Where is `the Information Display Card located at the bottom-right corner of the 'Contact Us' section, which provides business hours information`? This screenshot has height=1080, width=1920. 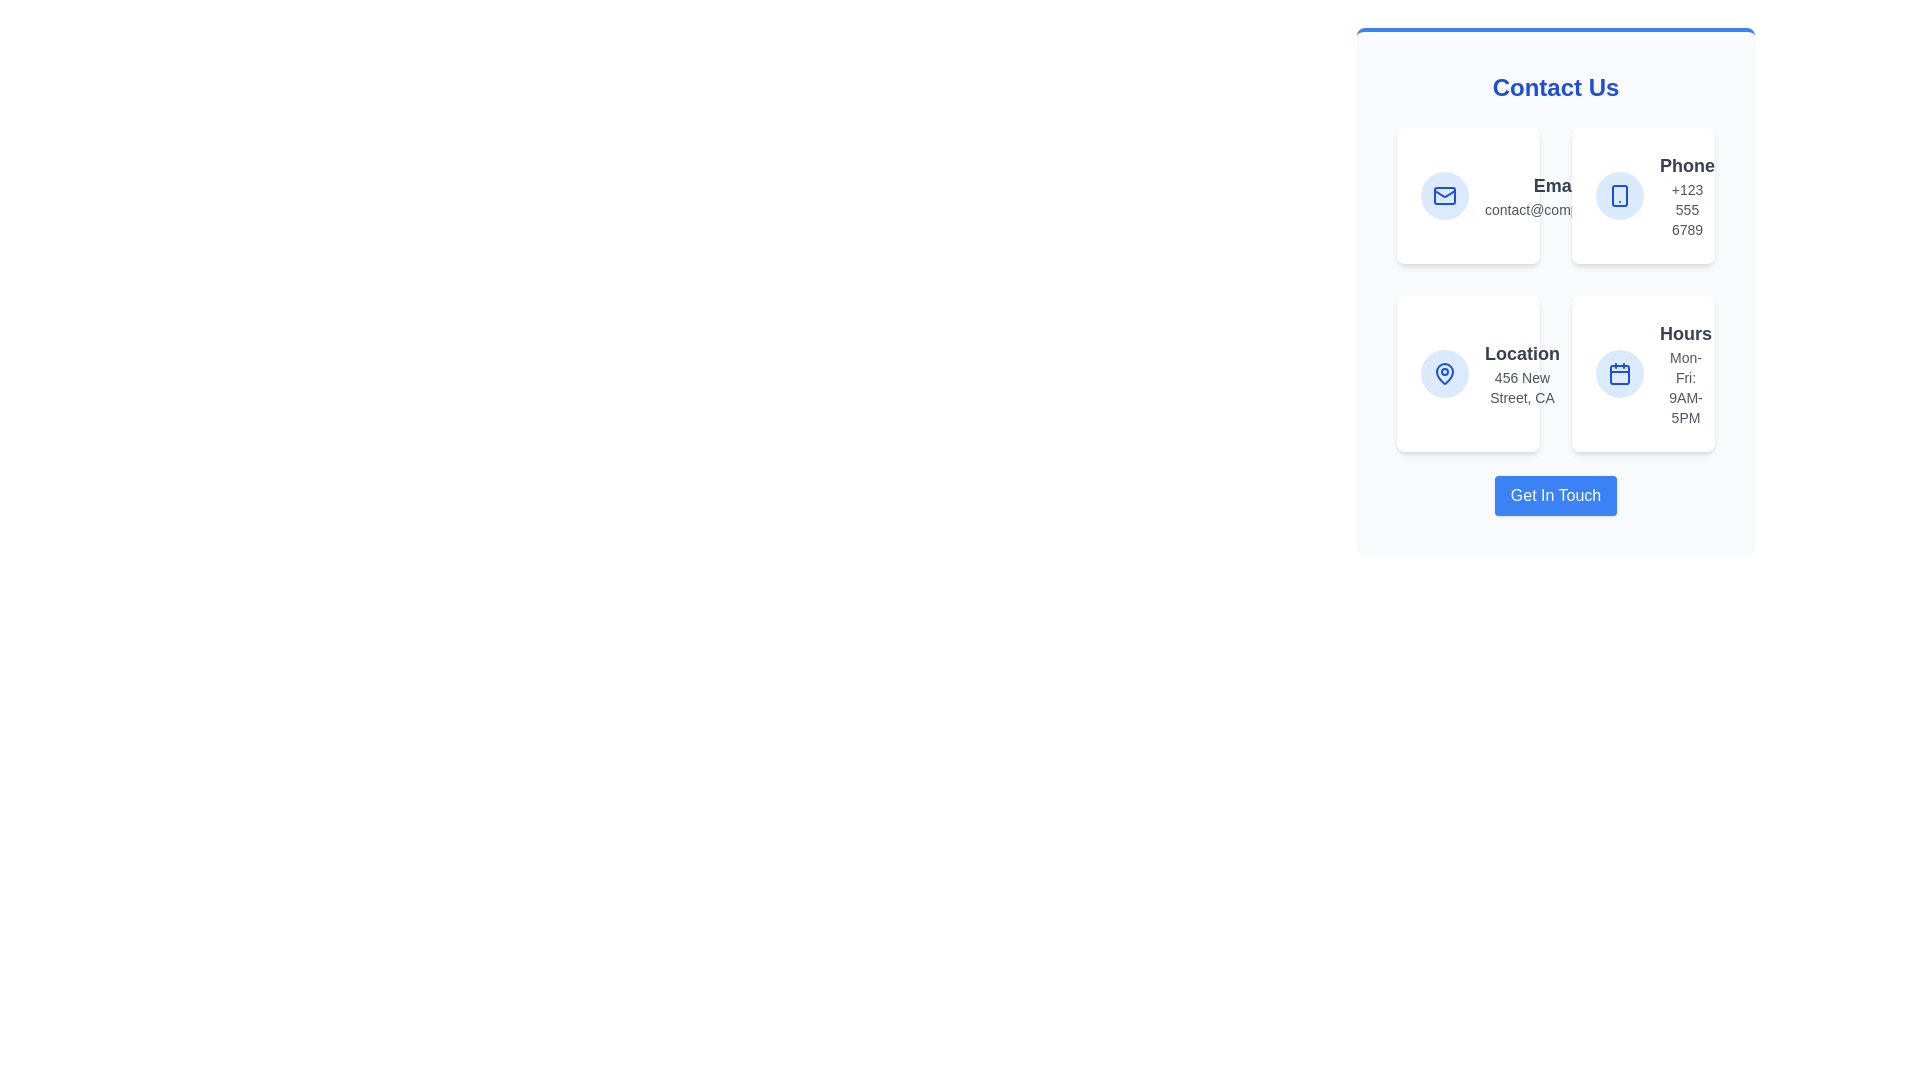
the Information Display Card located at the bottom-right corner of the 'Contact Us' section, which provides business hours information is located at coordinates (1643, 374).